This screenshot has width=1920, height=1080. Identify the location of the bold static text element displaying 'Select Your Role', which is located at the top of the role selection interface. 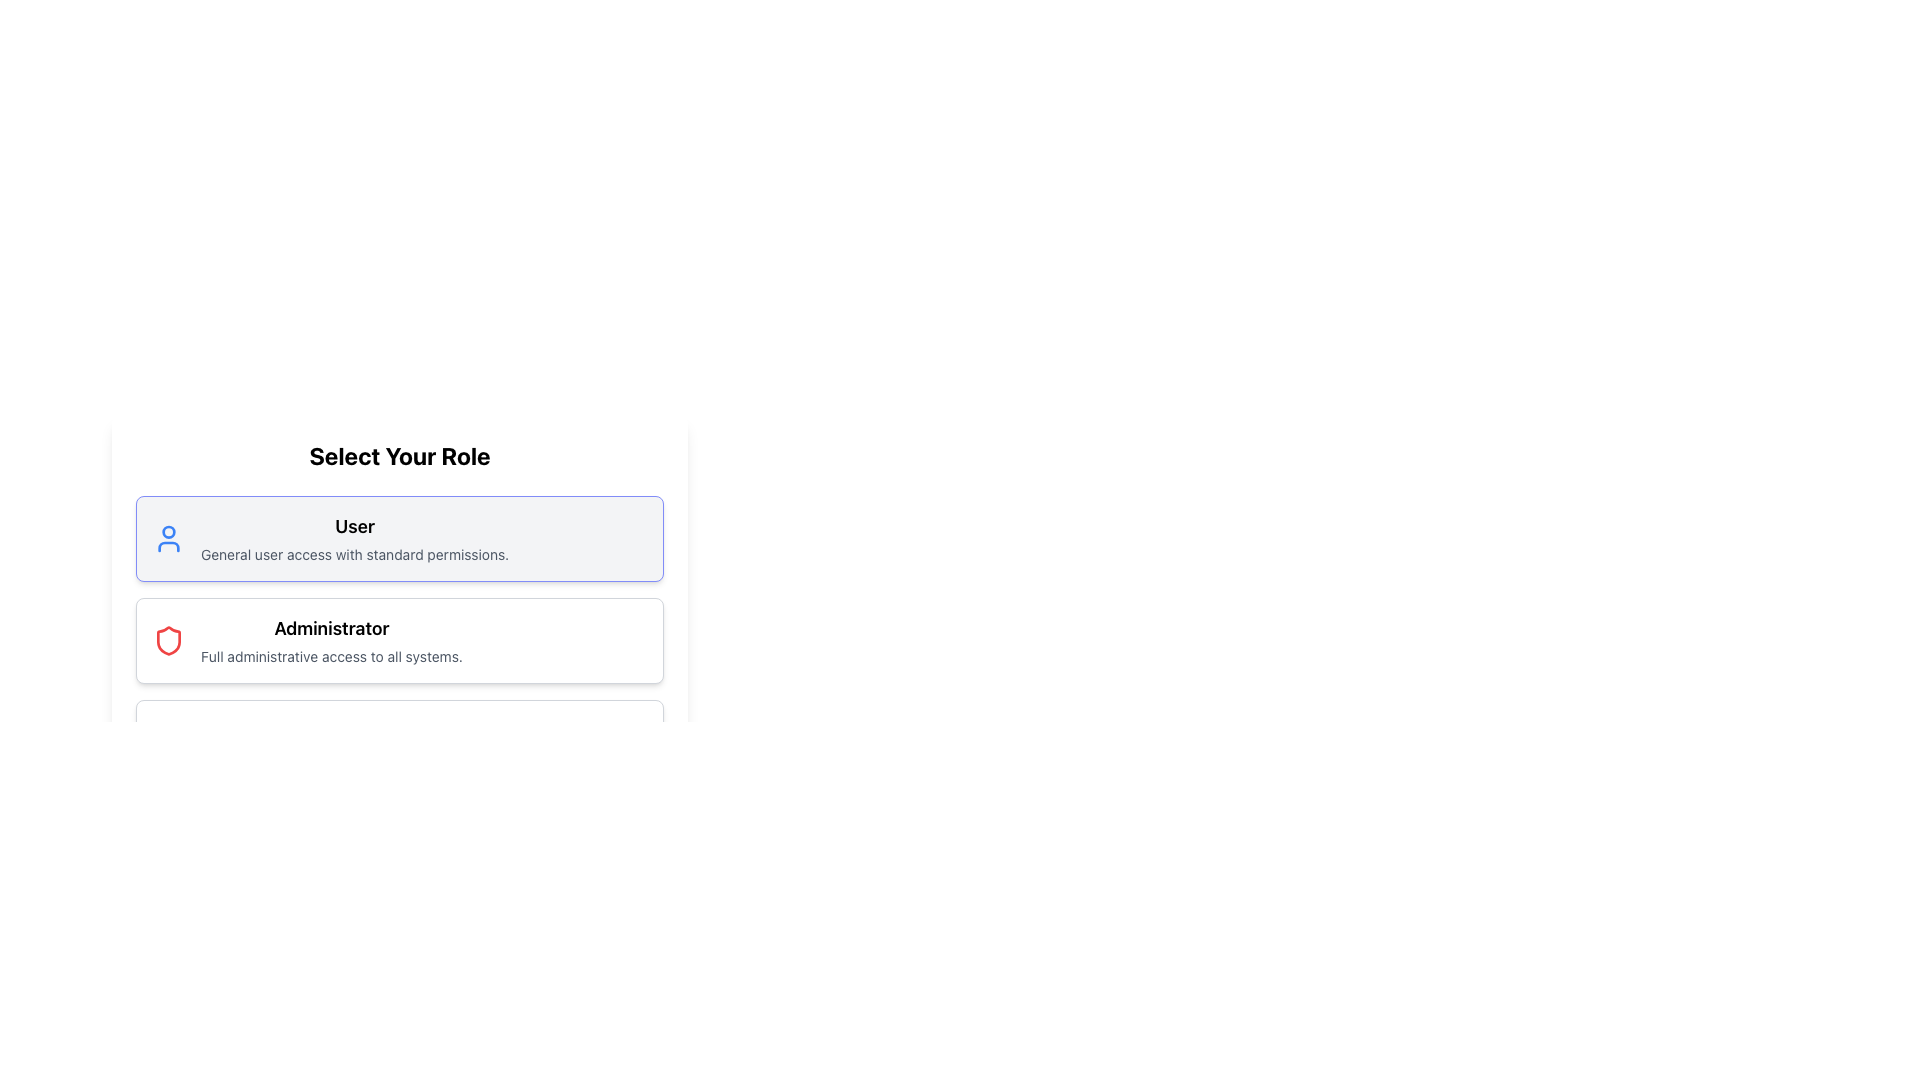
(399, 455).